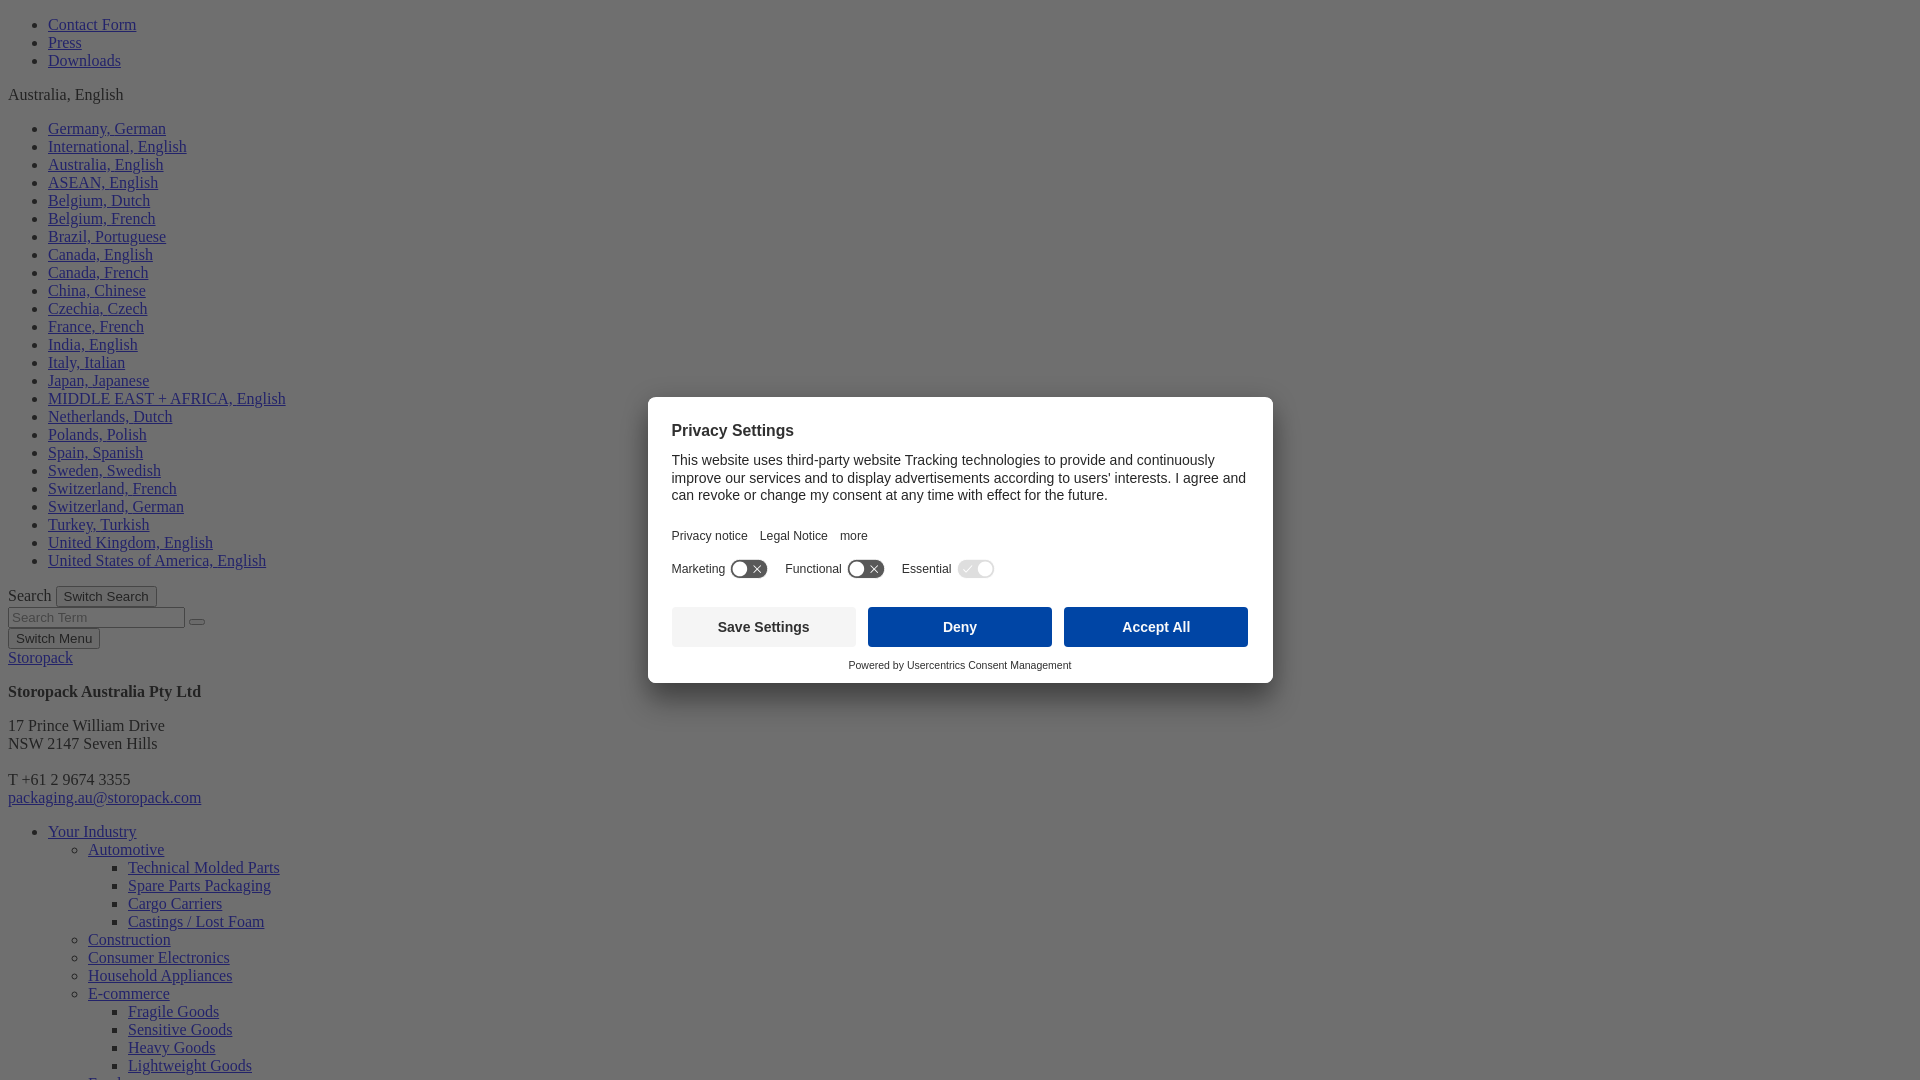 This screenshot has width=1920, height=1080. Describe the element at coordinates (86, 974) in the screenshot. I see `'Household Appliances'` at that location.